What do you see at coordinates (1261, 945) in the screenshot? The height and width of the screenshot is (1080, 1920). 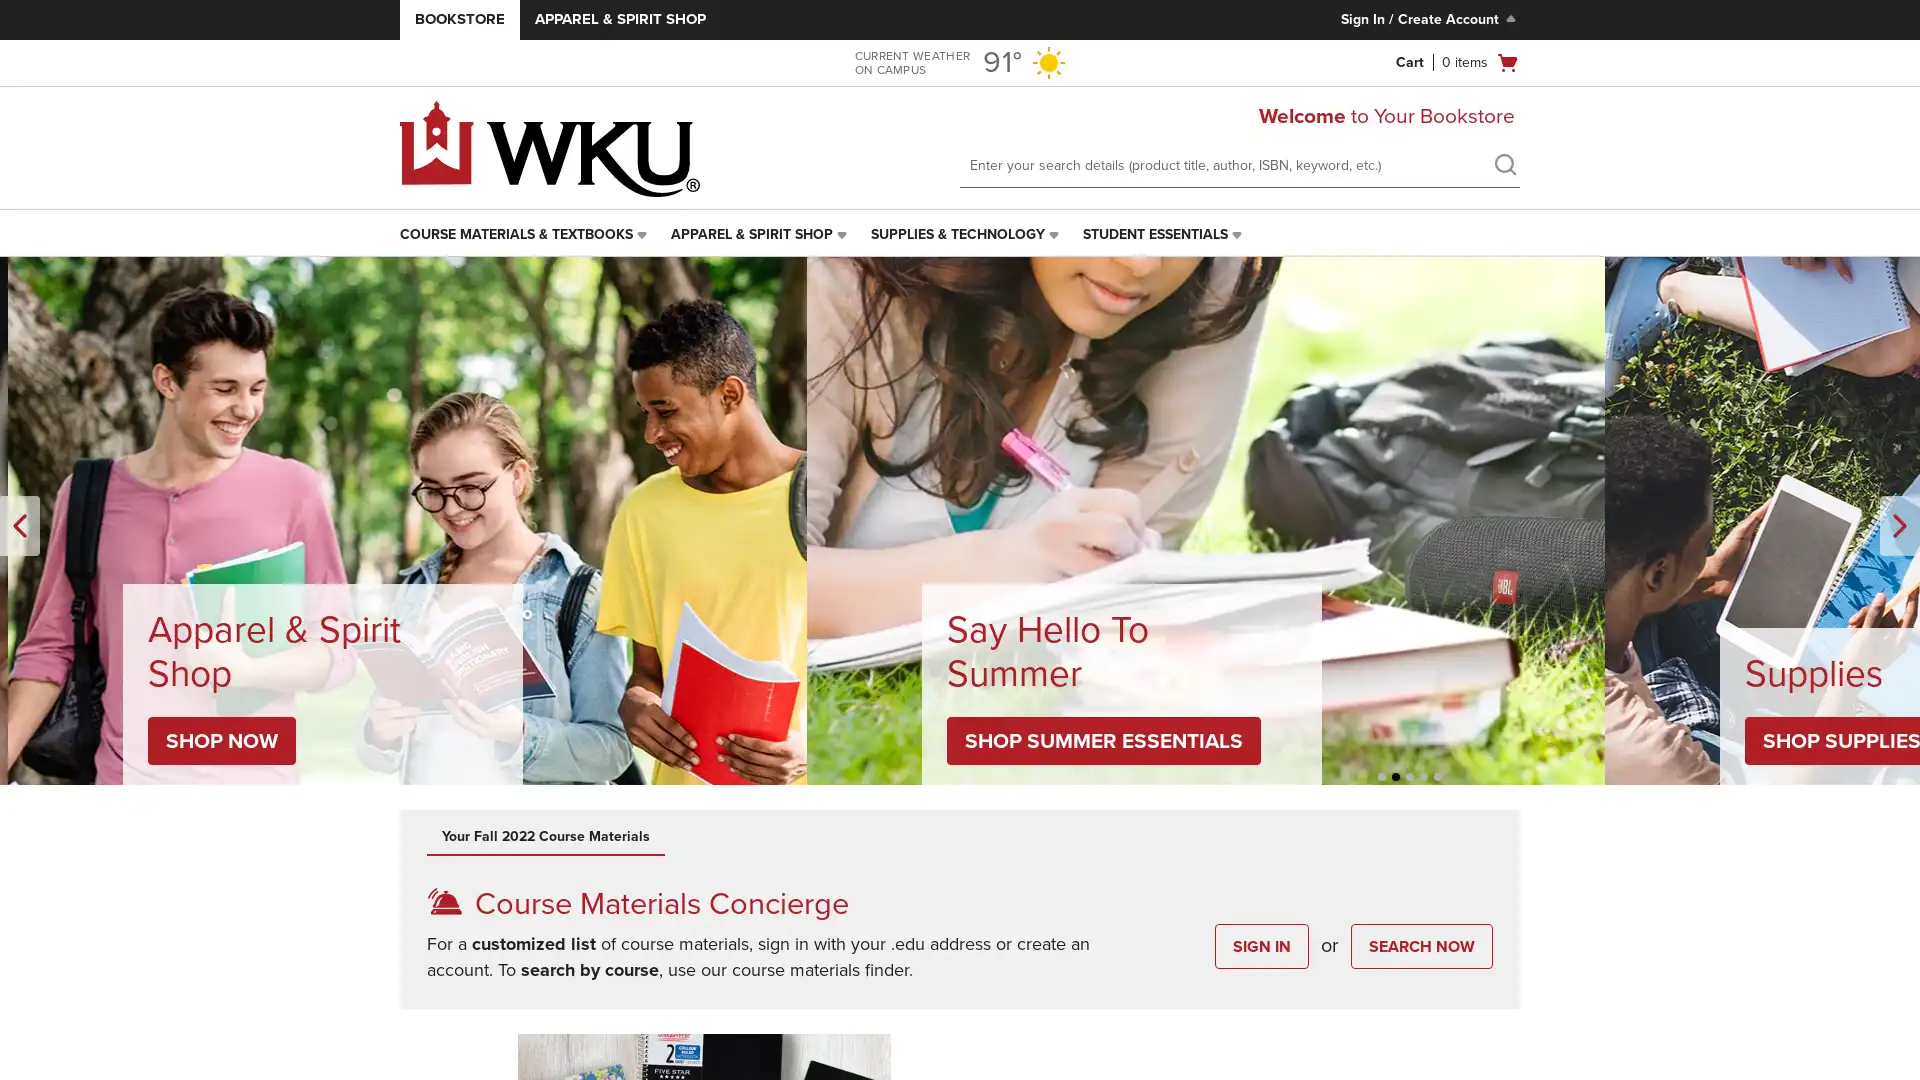 I see `SIGN IN` at bounding box center [1261, 945].